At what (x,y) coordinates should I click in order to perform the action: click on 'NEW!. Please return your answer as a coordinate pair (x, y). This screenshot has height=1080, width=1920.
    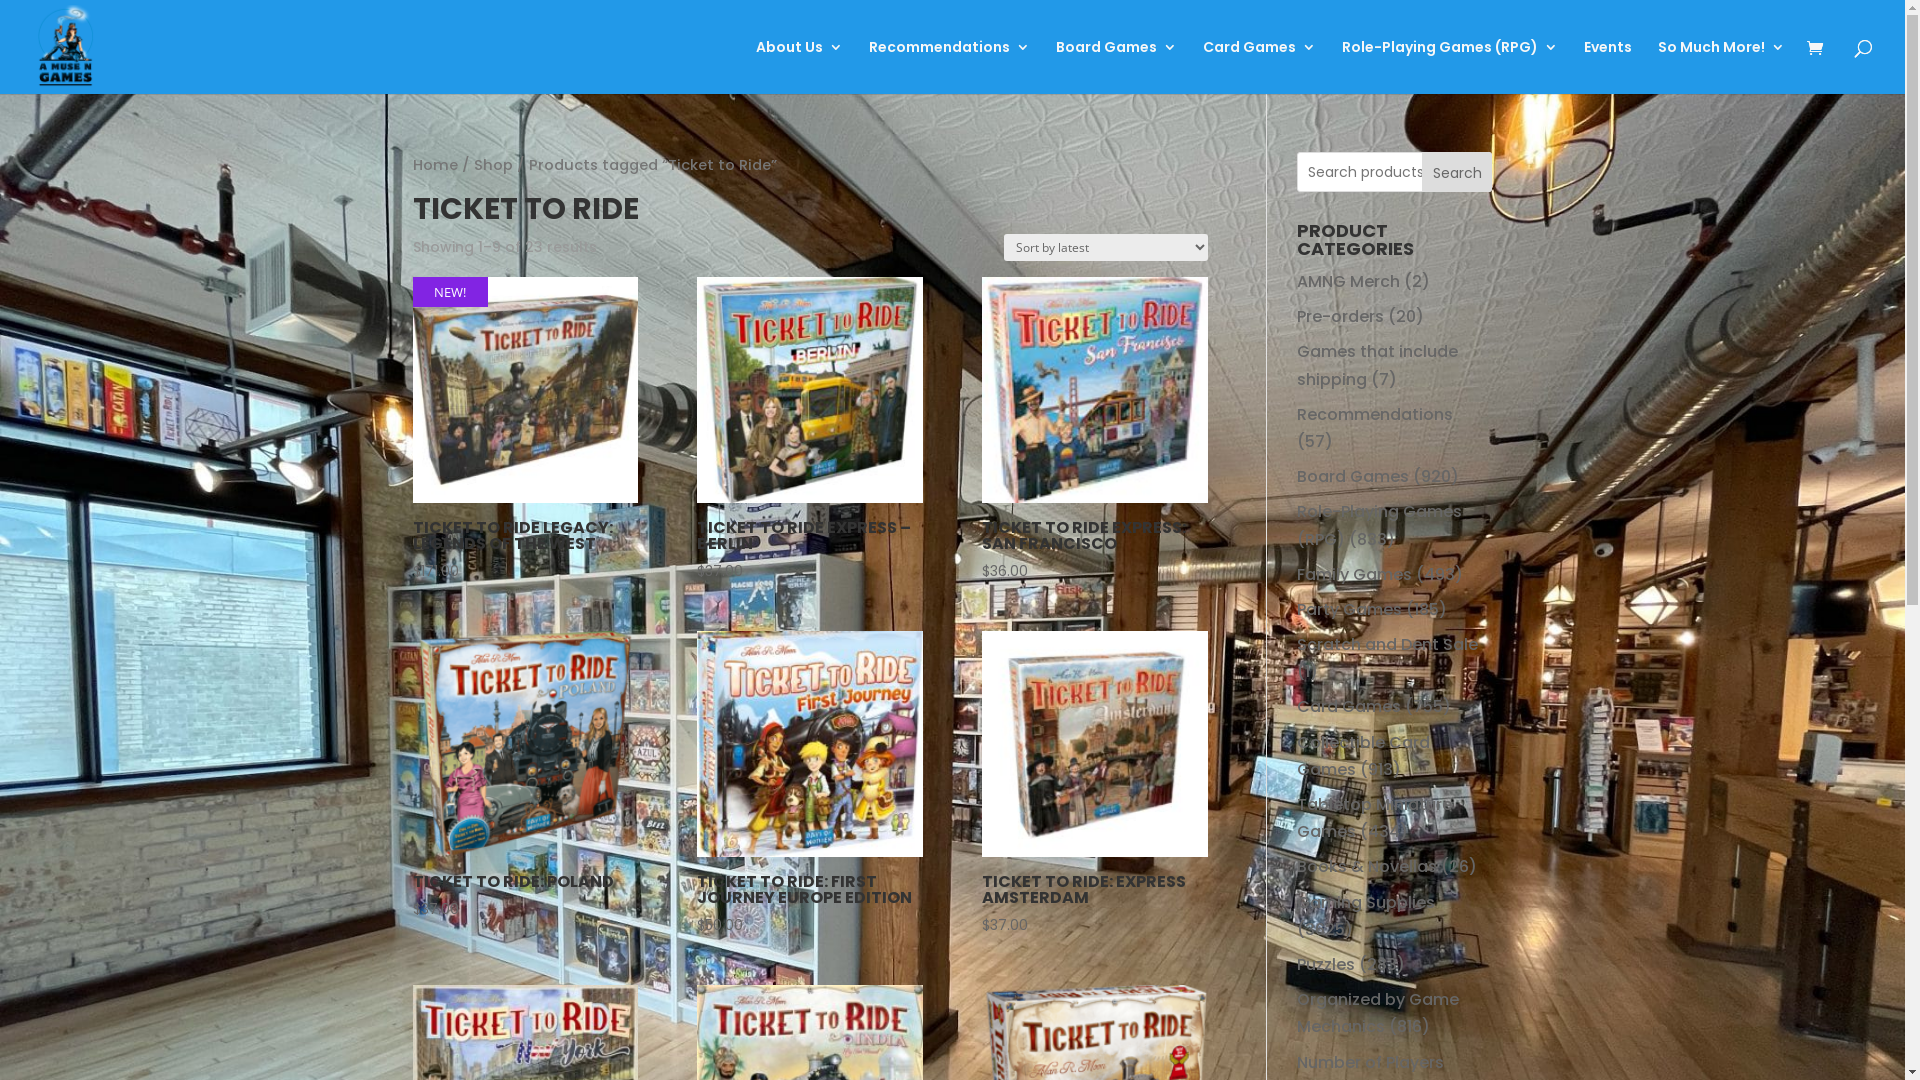
    Looking at the image, I should click on (411, 428).